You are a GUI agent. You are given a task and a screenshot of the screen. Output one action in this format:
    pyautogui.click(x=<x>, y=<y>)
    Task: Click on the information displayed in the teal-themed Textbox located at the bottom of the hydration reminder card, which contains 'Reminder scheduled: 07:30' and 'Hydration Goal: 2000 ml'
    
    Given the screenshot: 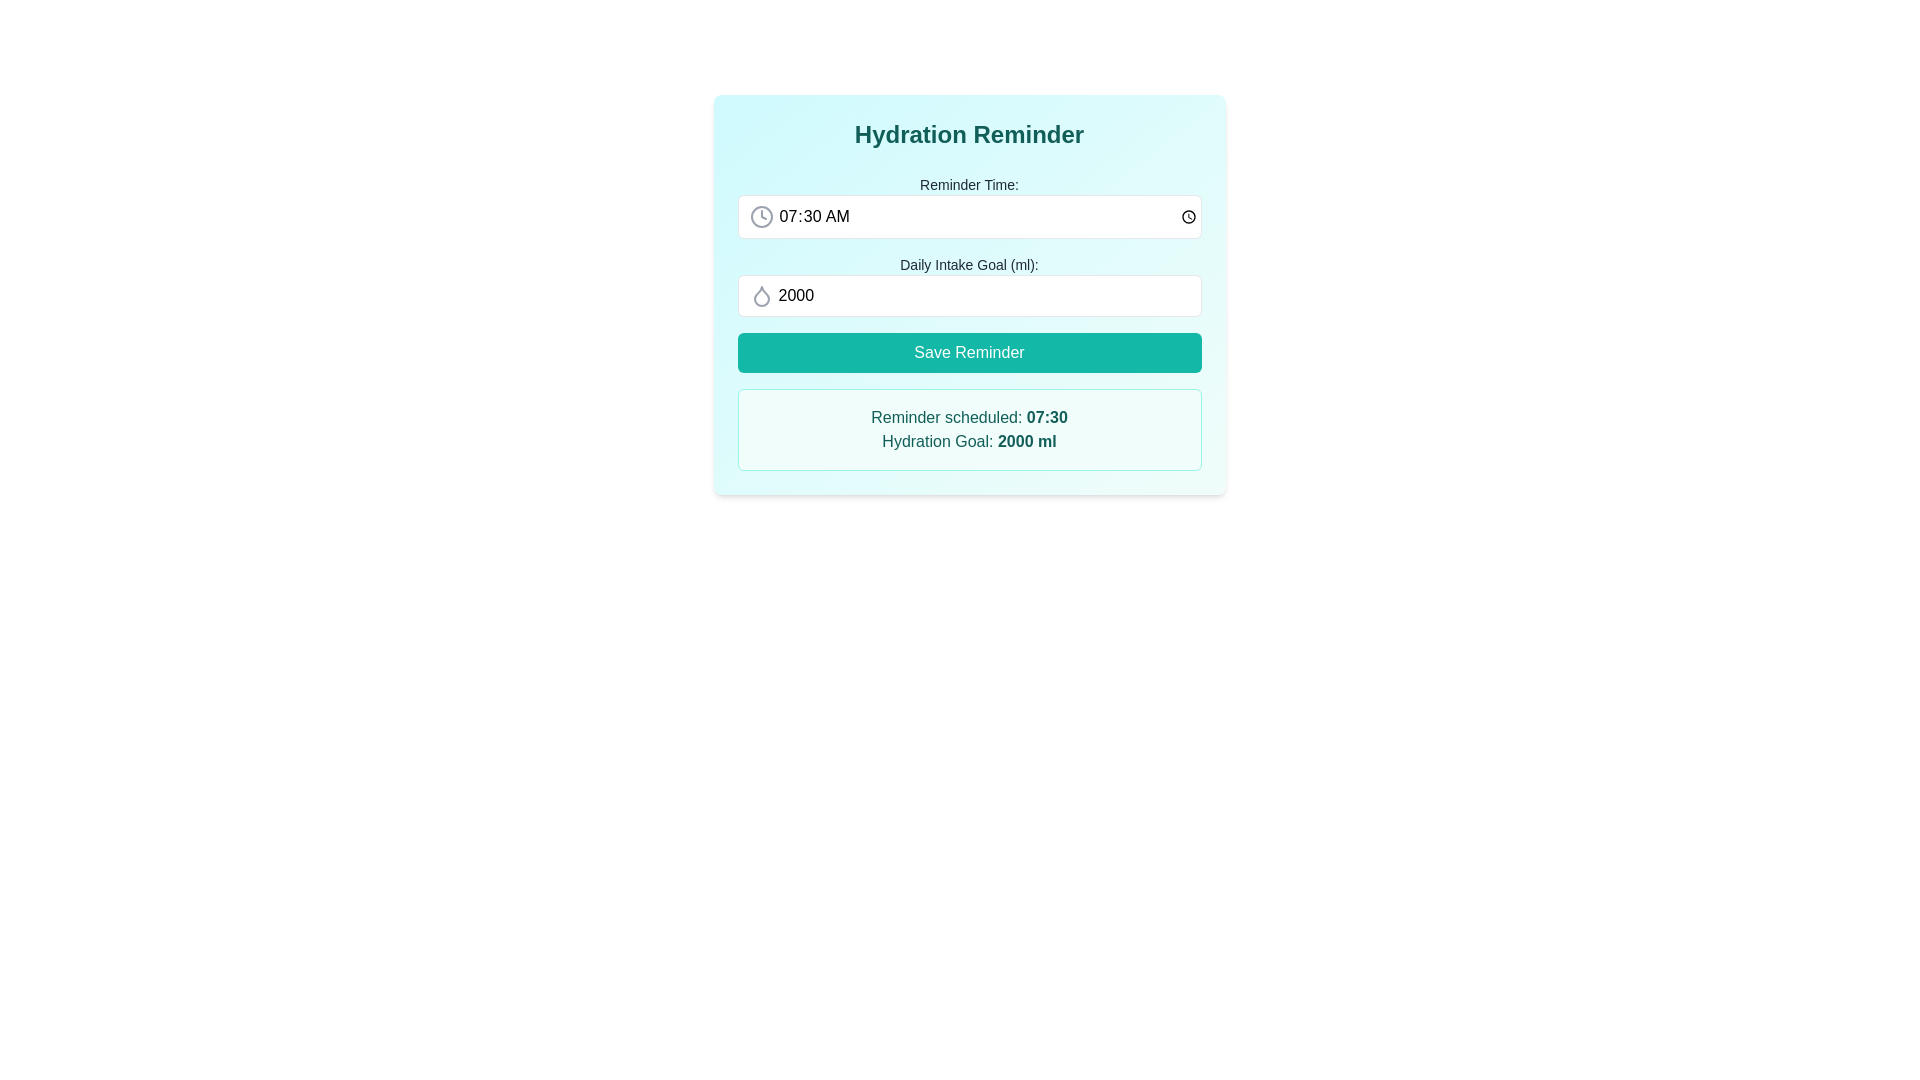 What is the action you would take?
    pyautogui.click(x=969, y=428)
    